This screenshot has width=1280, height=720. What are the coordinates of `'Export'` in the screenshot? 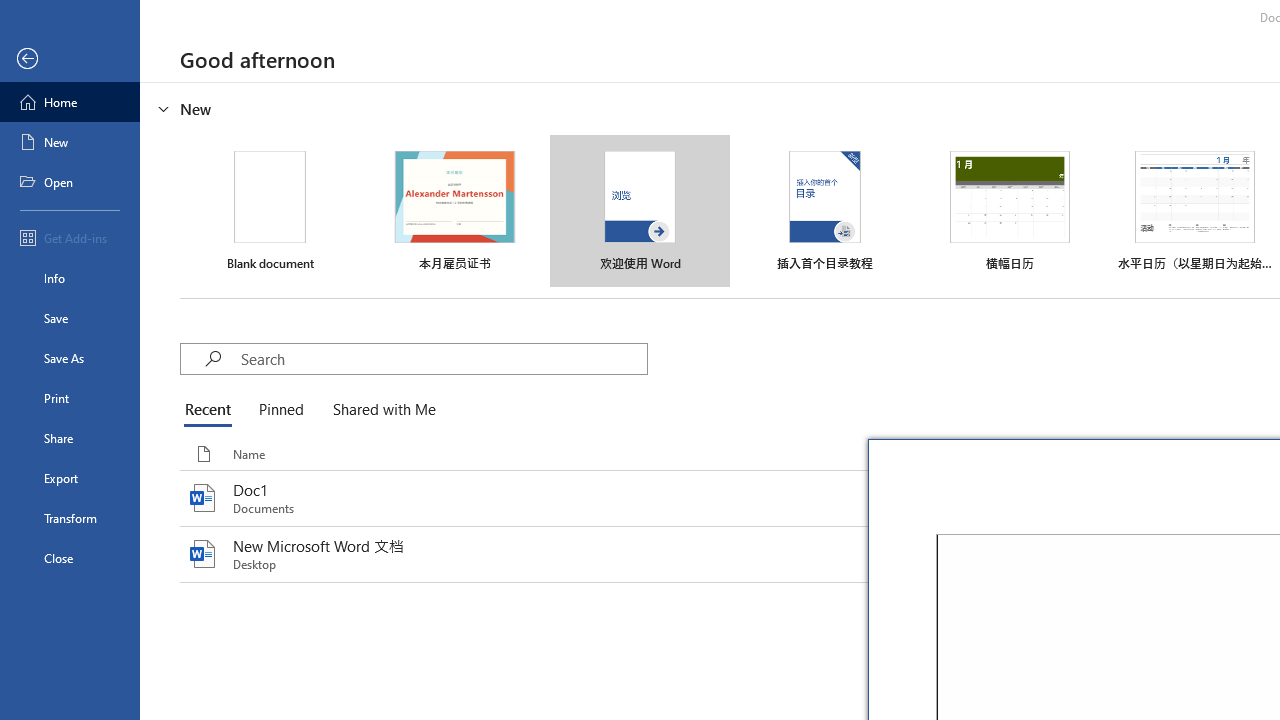 It's located at (69, 478).